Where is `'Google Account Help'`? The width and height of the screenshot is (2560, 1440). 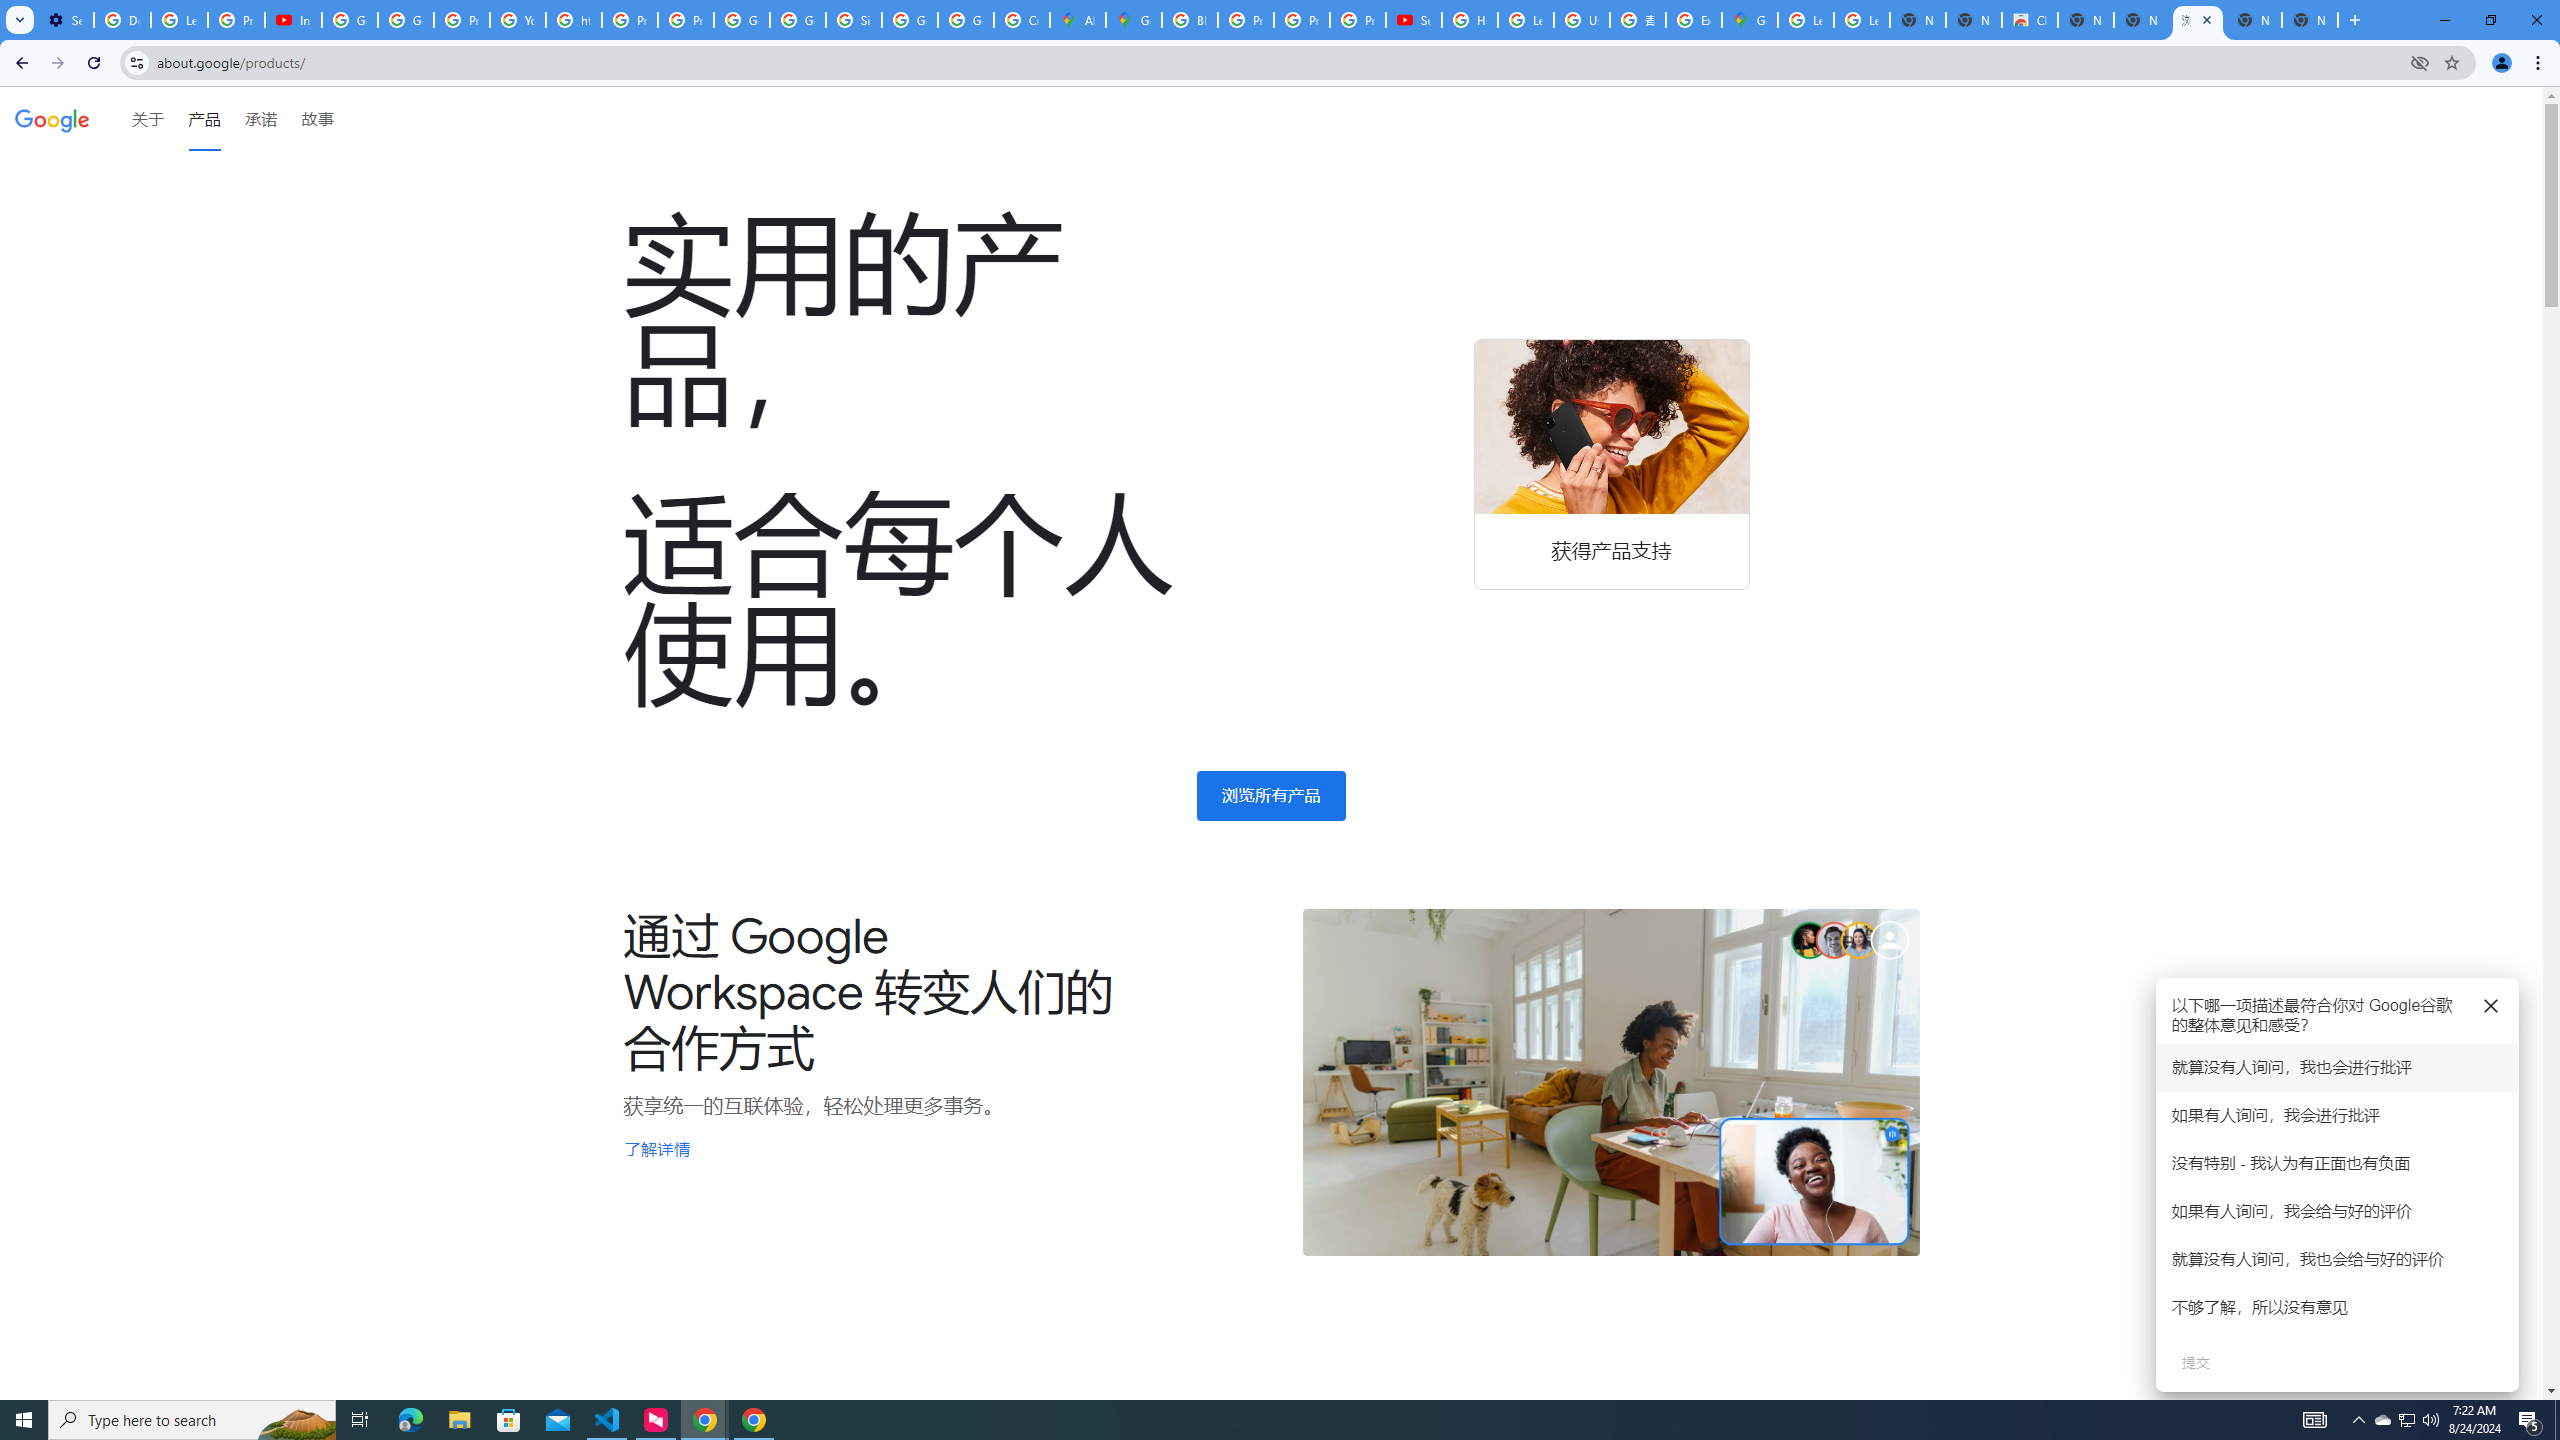 'Google Account Help' is located at coordinates (348, 19).